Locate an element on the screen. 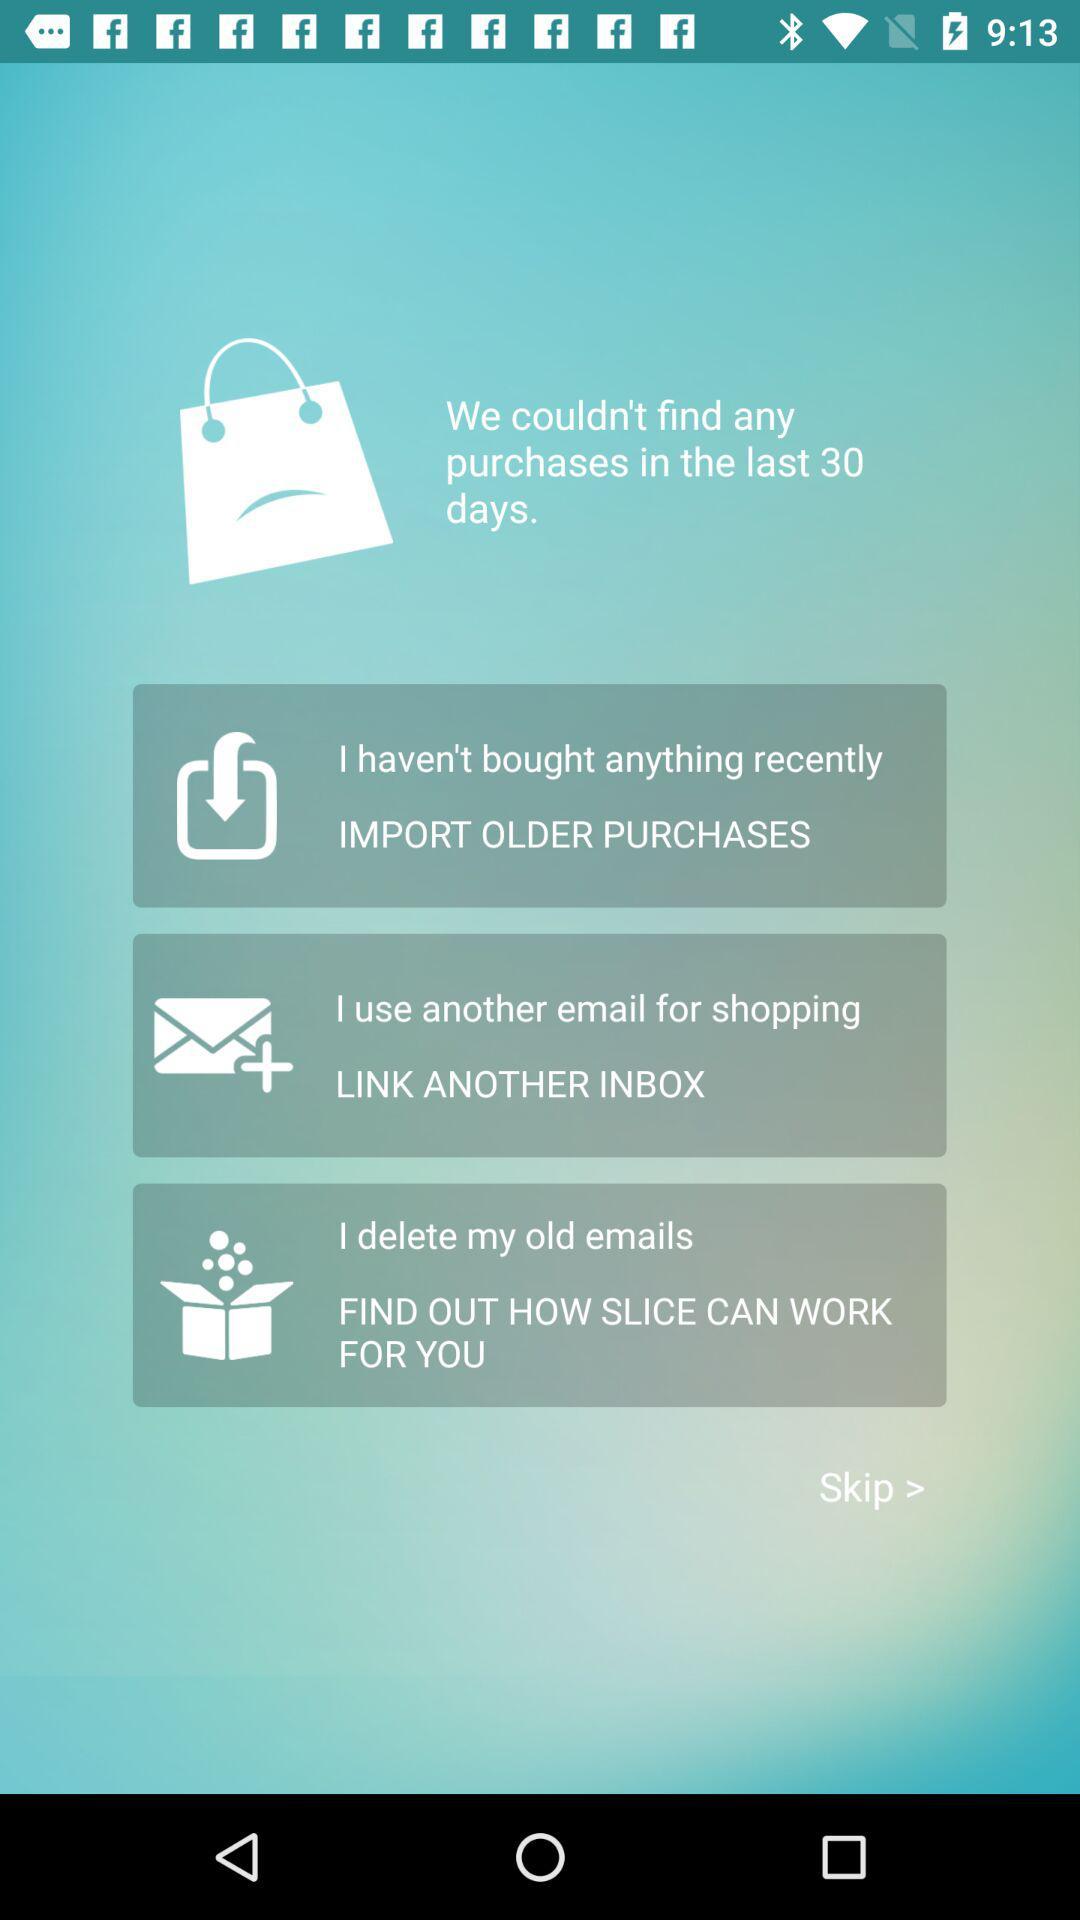  the skip > icon is located at coordinates (871, 1486).